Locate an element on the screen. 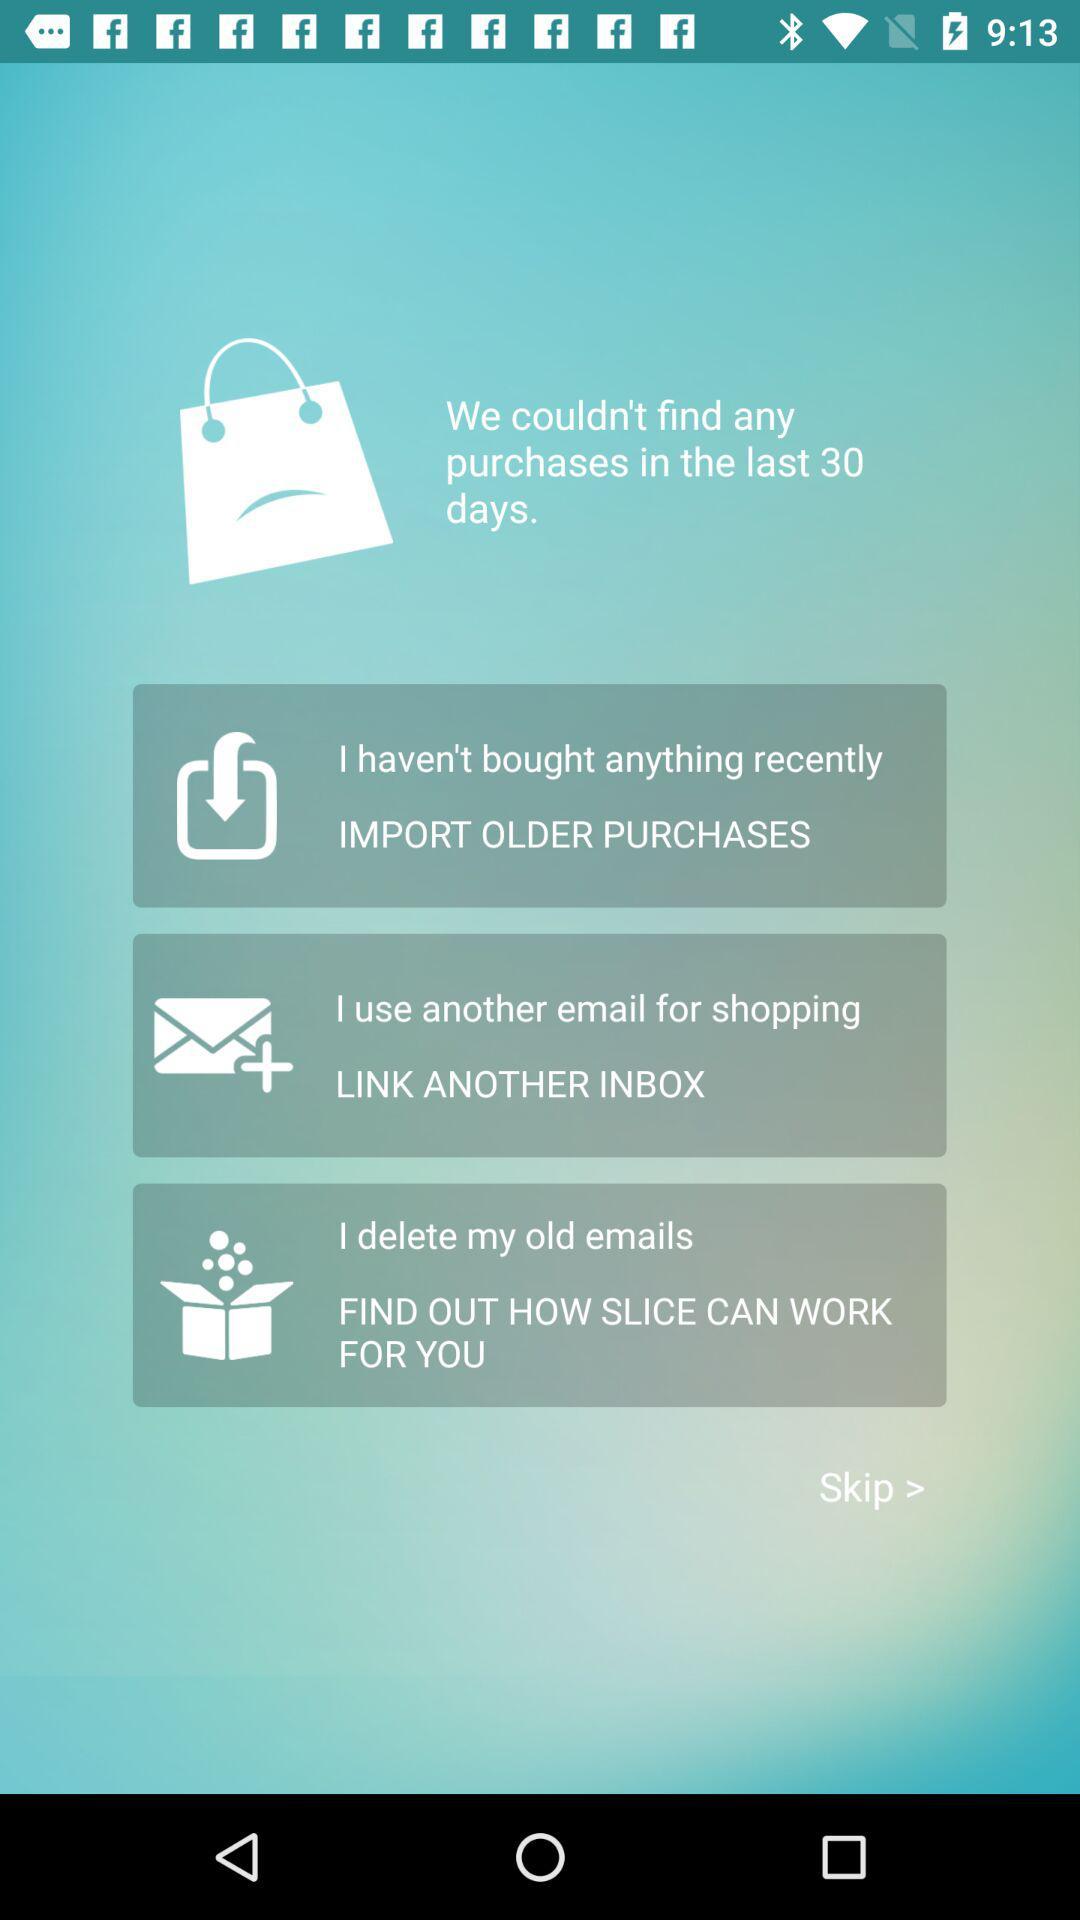  the skip > icon is located at coordinates (871, 1486).